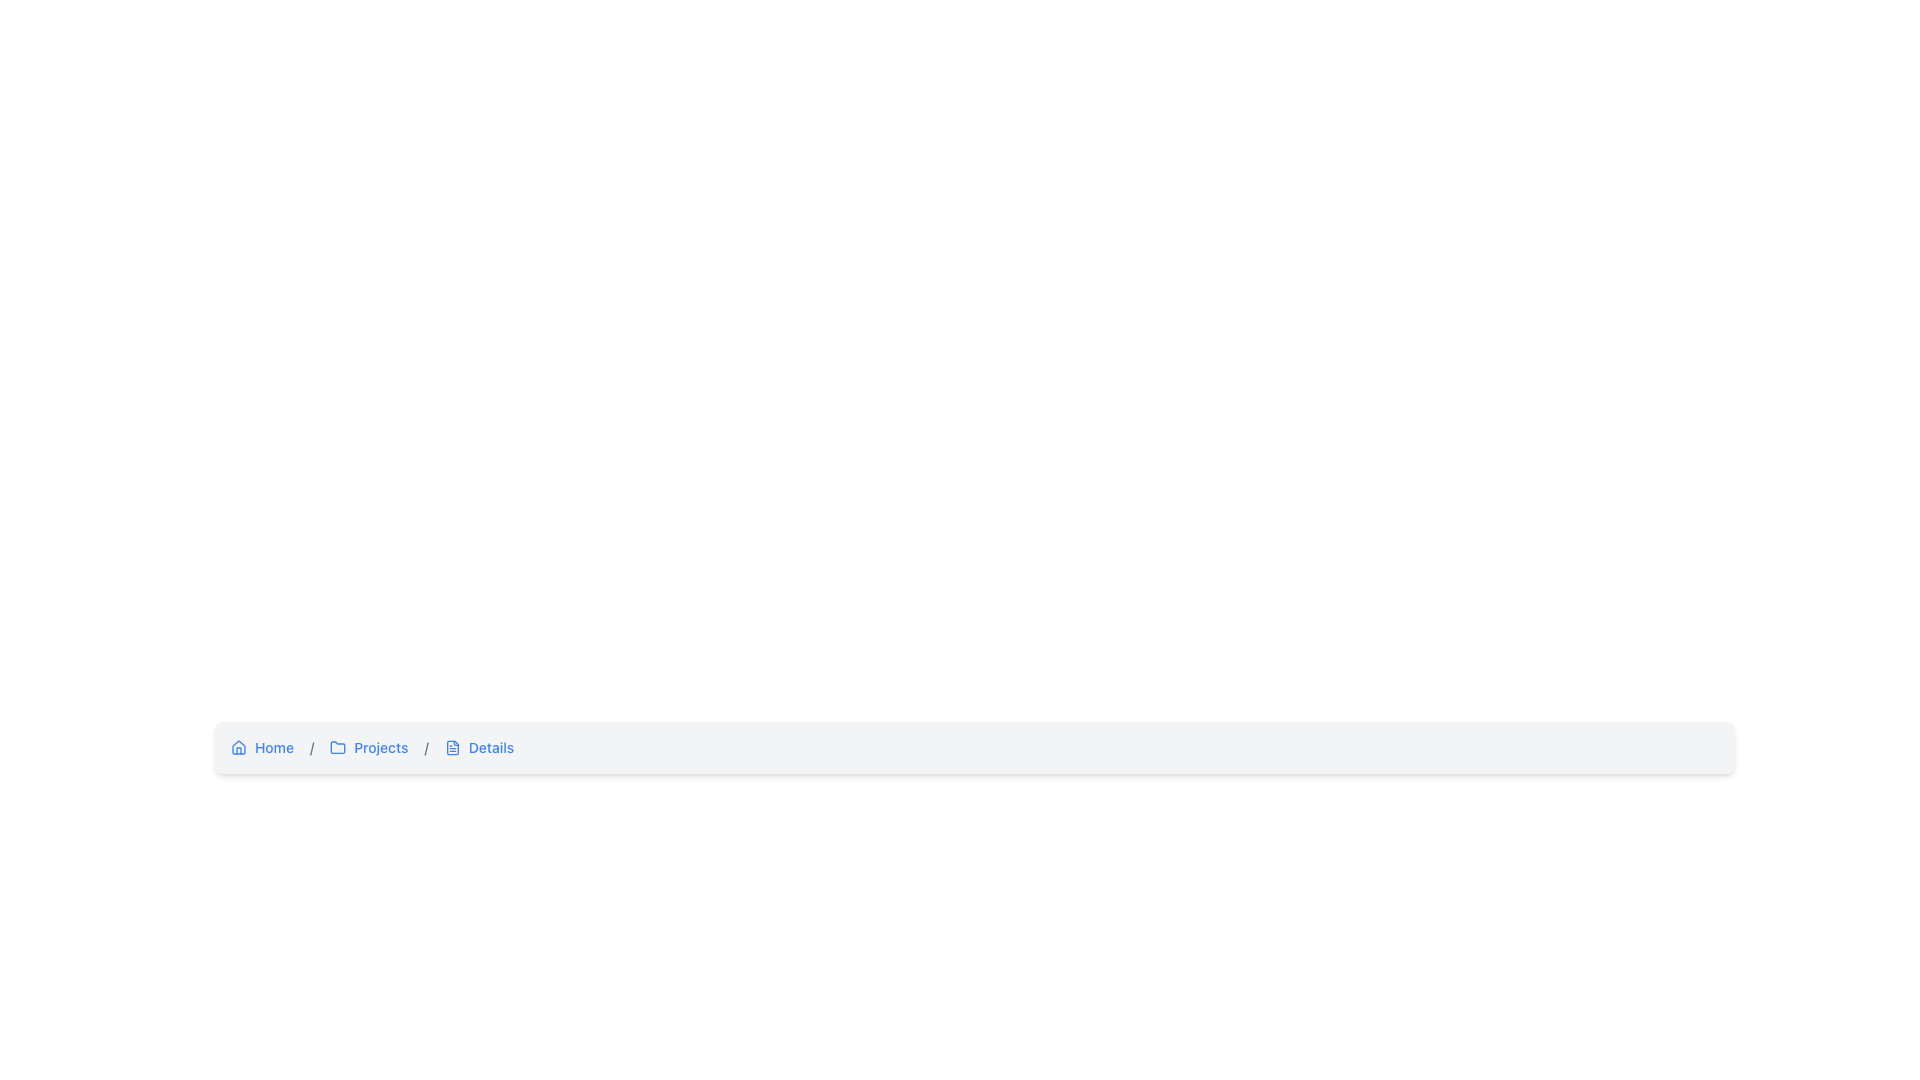  What do you see at coordinates (369, 748) in the screenshot?
I see `the 'Projects' breadcrumb link, which is styled in blue with a folder icon to its left` at bounding box center [369, 748].